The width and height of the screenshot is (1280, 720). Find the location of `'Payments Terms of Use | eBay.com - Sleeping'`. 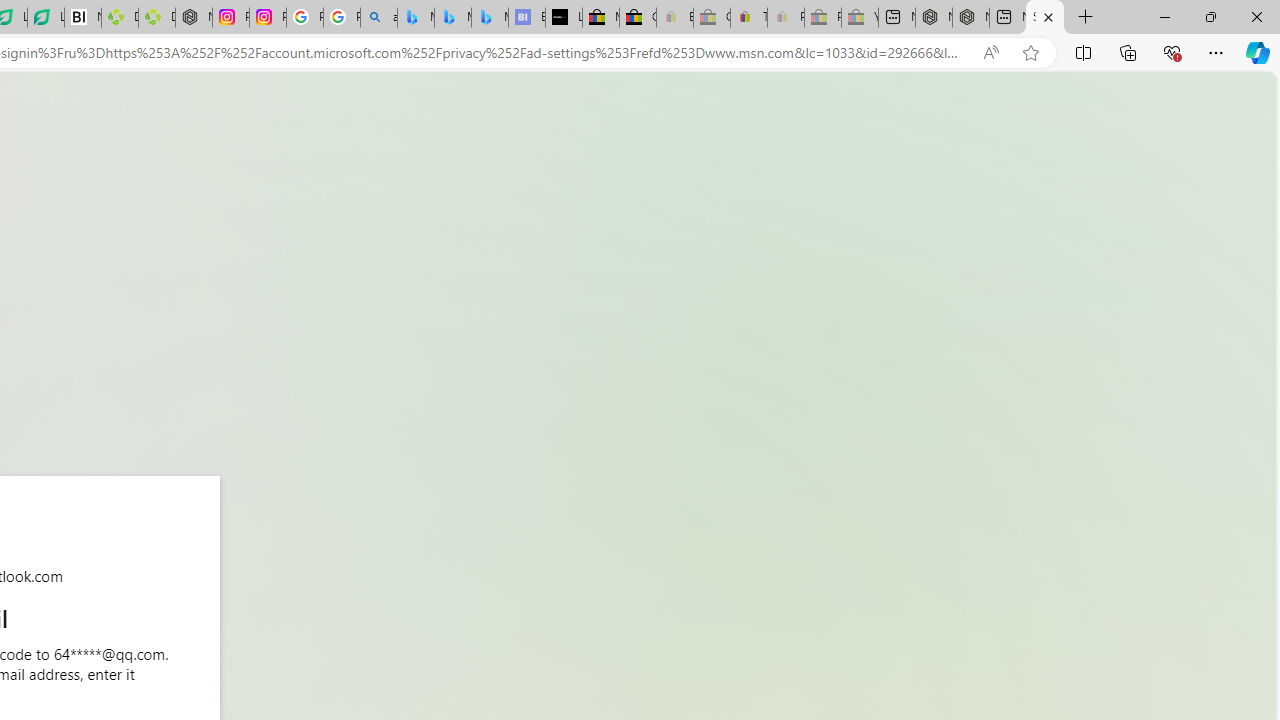

'Payments Terms of Use | eBay.com - Sleeping' is located at coordinates (784, 17).